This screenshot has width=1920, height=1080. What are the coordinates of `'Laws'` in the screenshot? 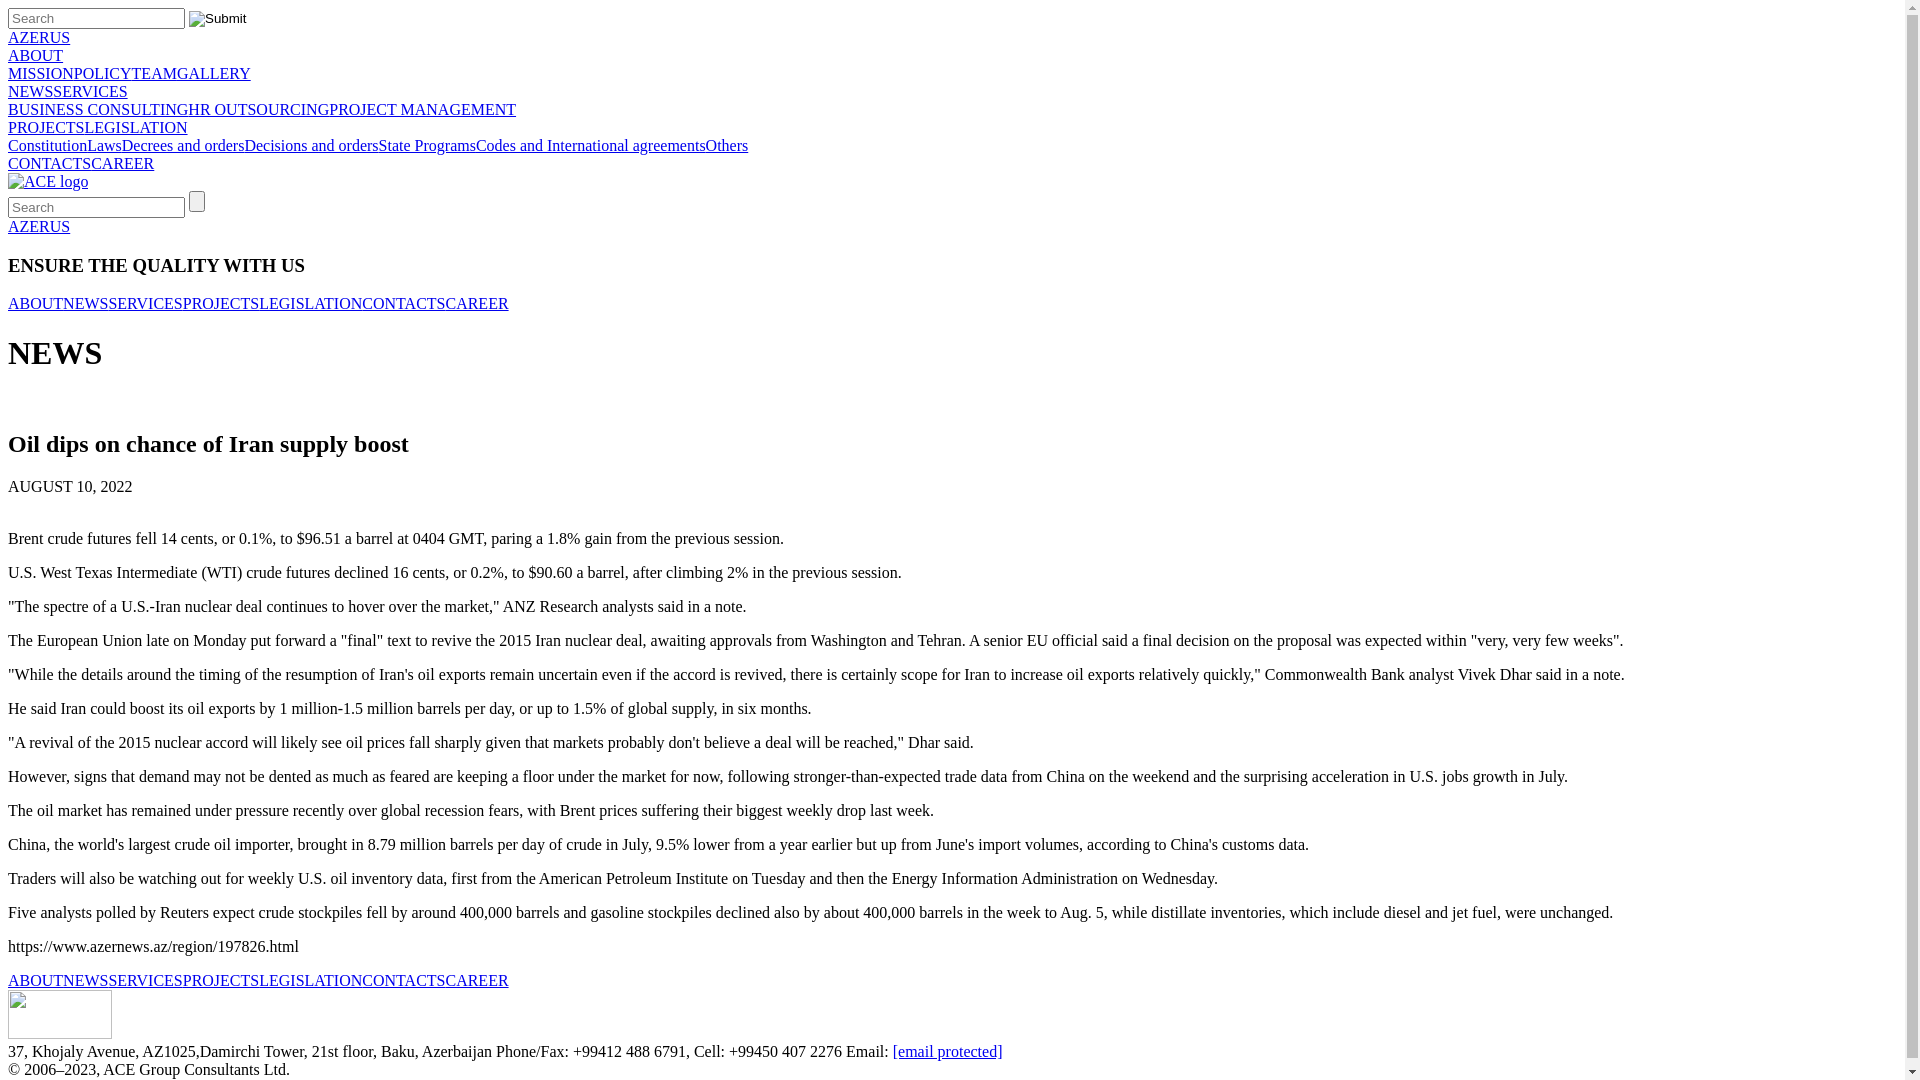 It's located at (85, 144).